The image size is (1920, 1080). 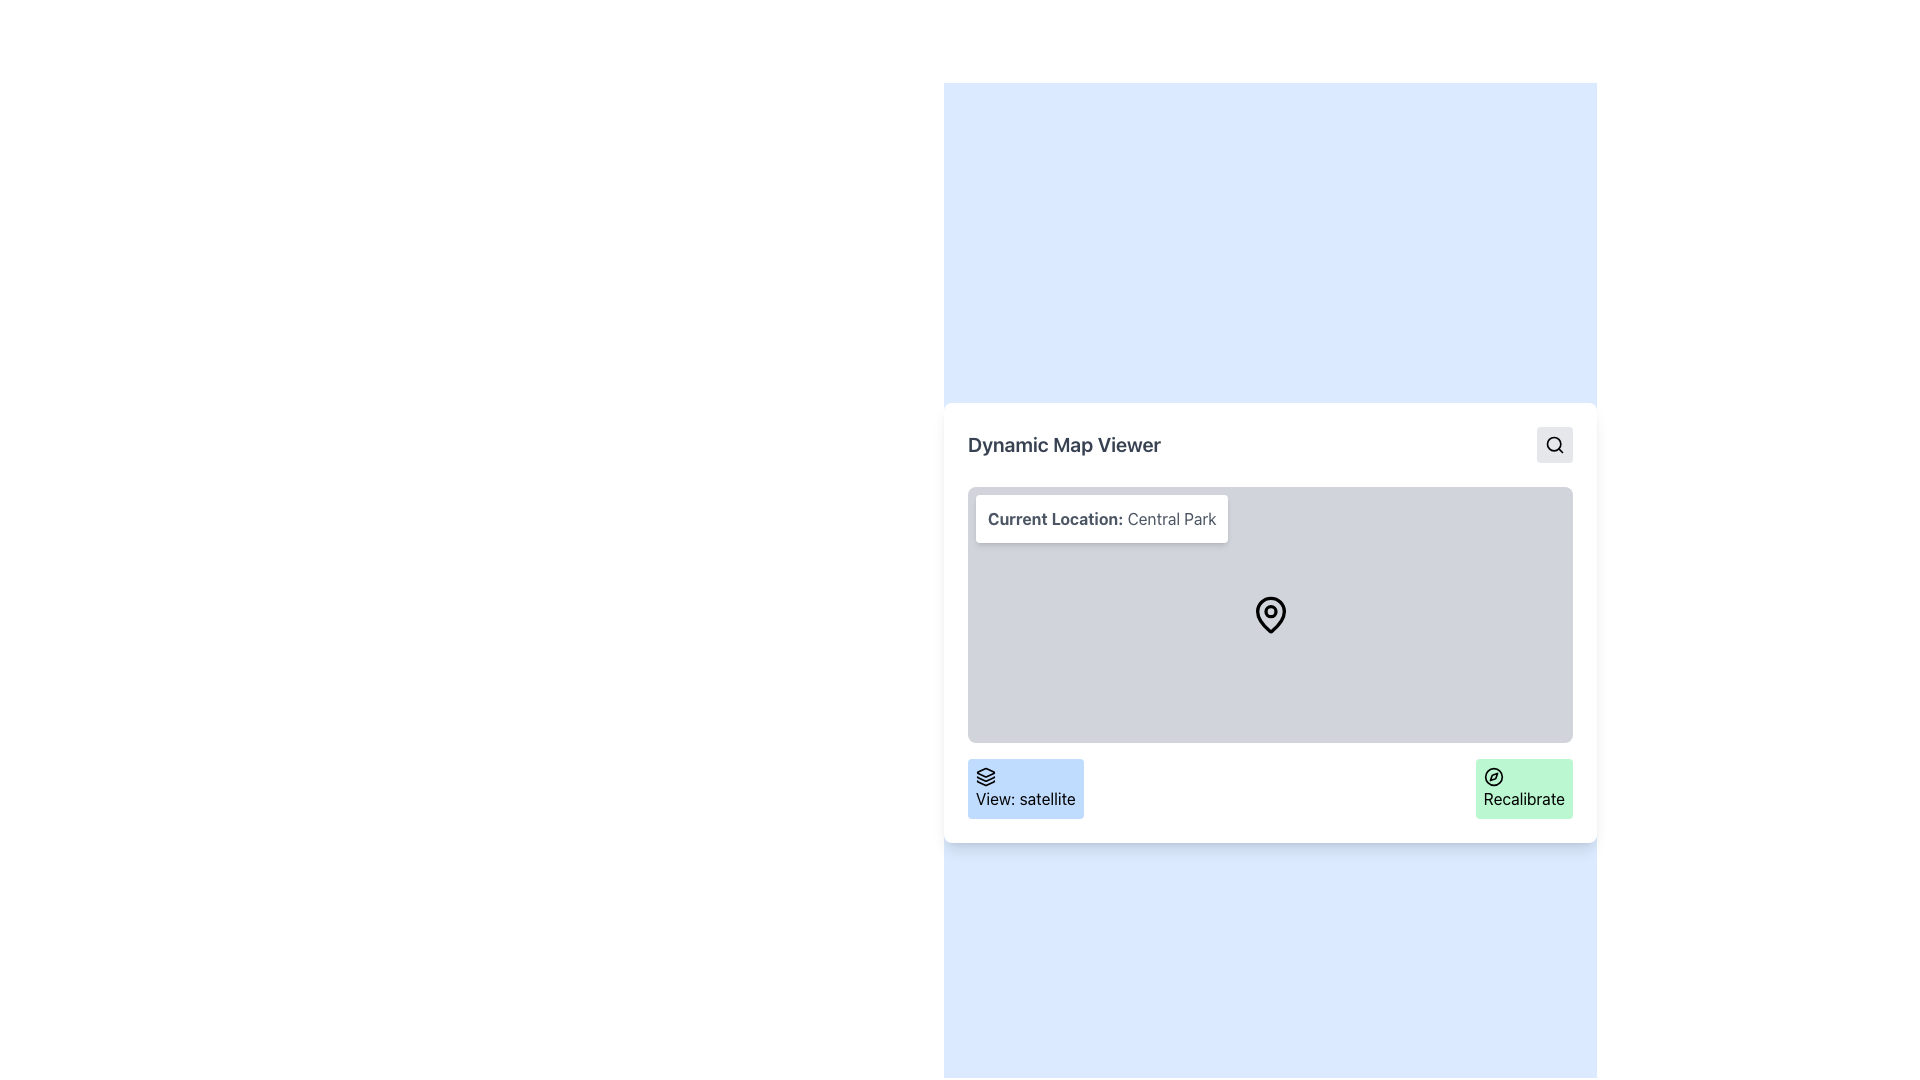 I want to click on the circular icon with a compass design located within the green 'Recalibrate' button in the bottom right corner of the interface, so click(x=1493, y=775).